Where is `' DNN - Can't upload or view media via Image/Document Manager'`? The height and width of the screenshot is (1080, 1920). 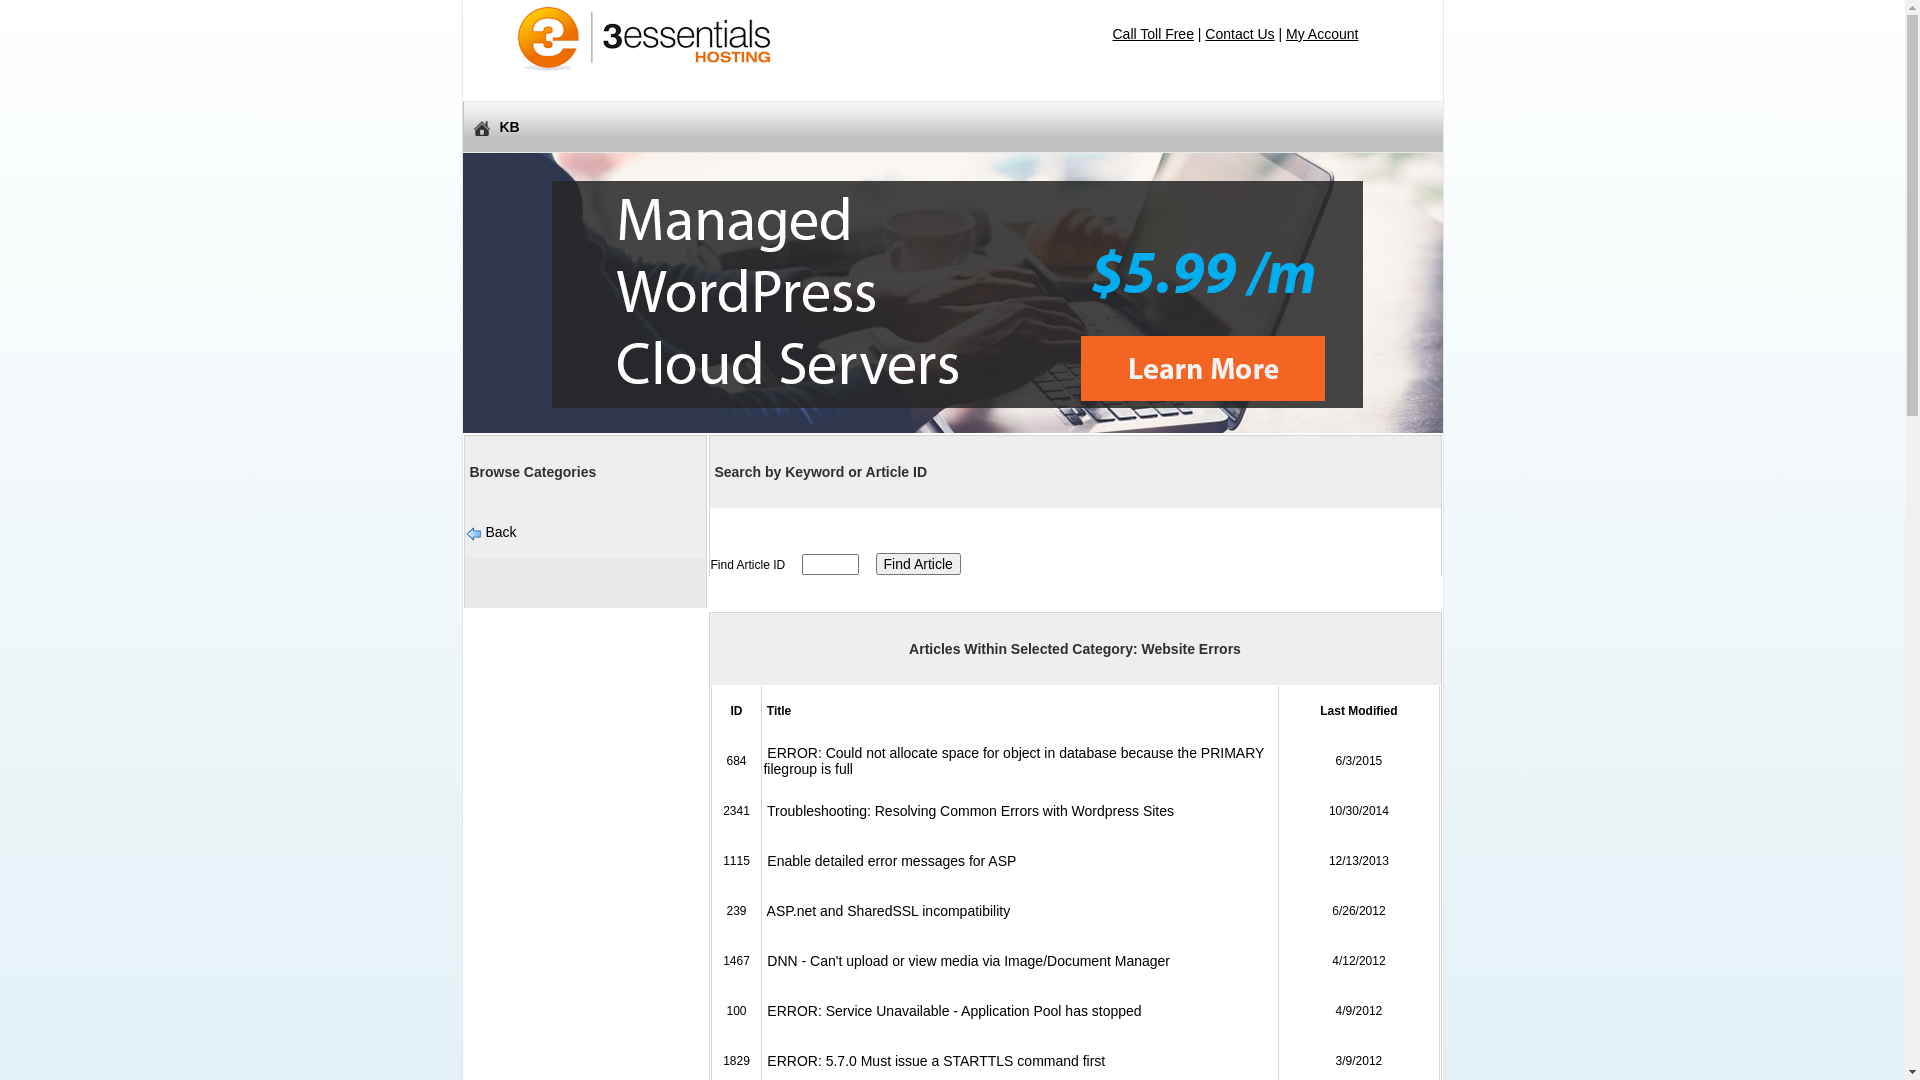
' DNN - Can't upload or view media via Image/Document Manager' is located at coordinates (966, 959).